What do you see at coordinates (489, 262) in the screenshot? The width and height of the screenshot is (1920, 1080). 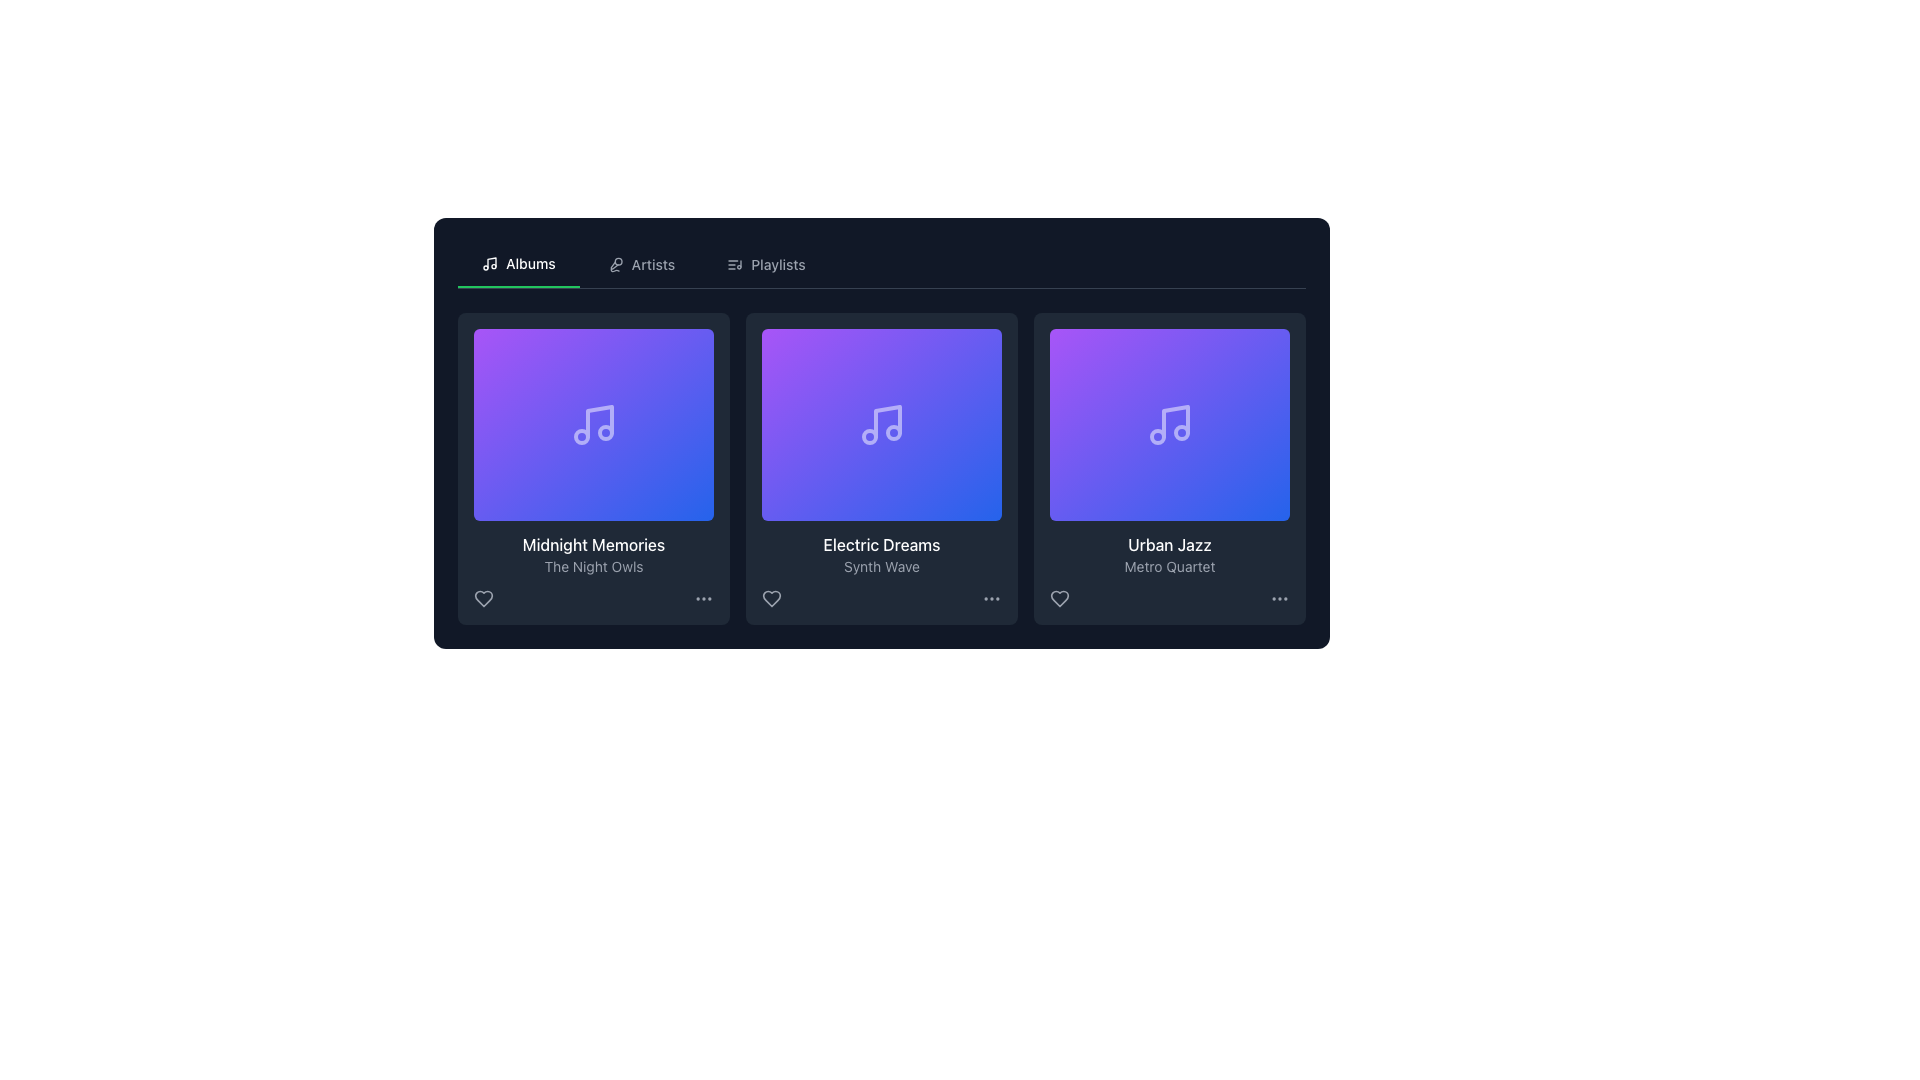 I see `the 'Albums' icon in the navigation menu` at bounding box center [489, 262].